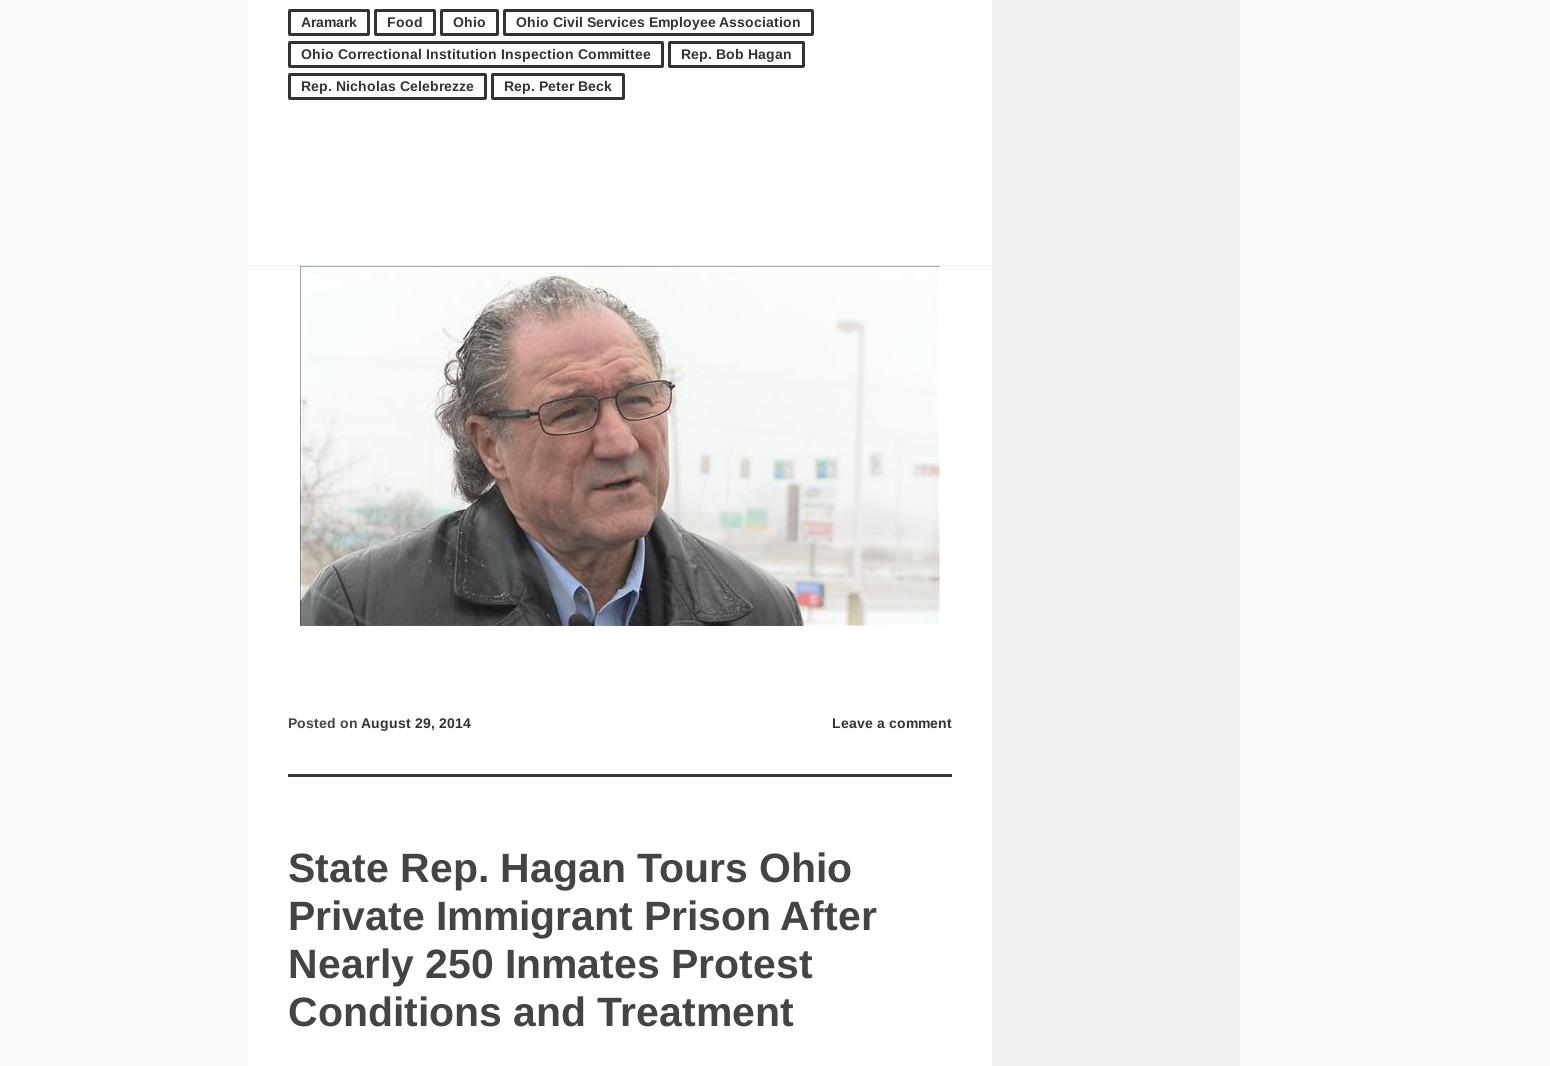 Image resolution: width=1550 pixels, height=1066 pixels. I want to click on 'Leave a comment', so click(892, 721).